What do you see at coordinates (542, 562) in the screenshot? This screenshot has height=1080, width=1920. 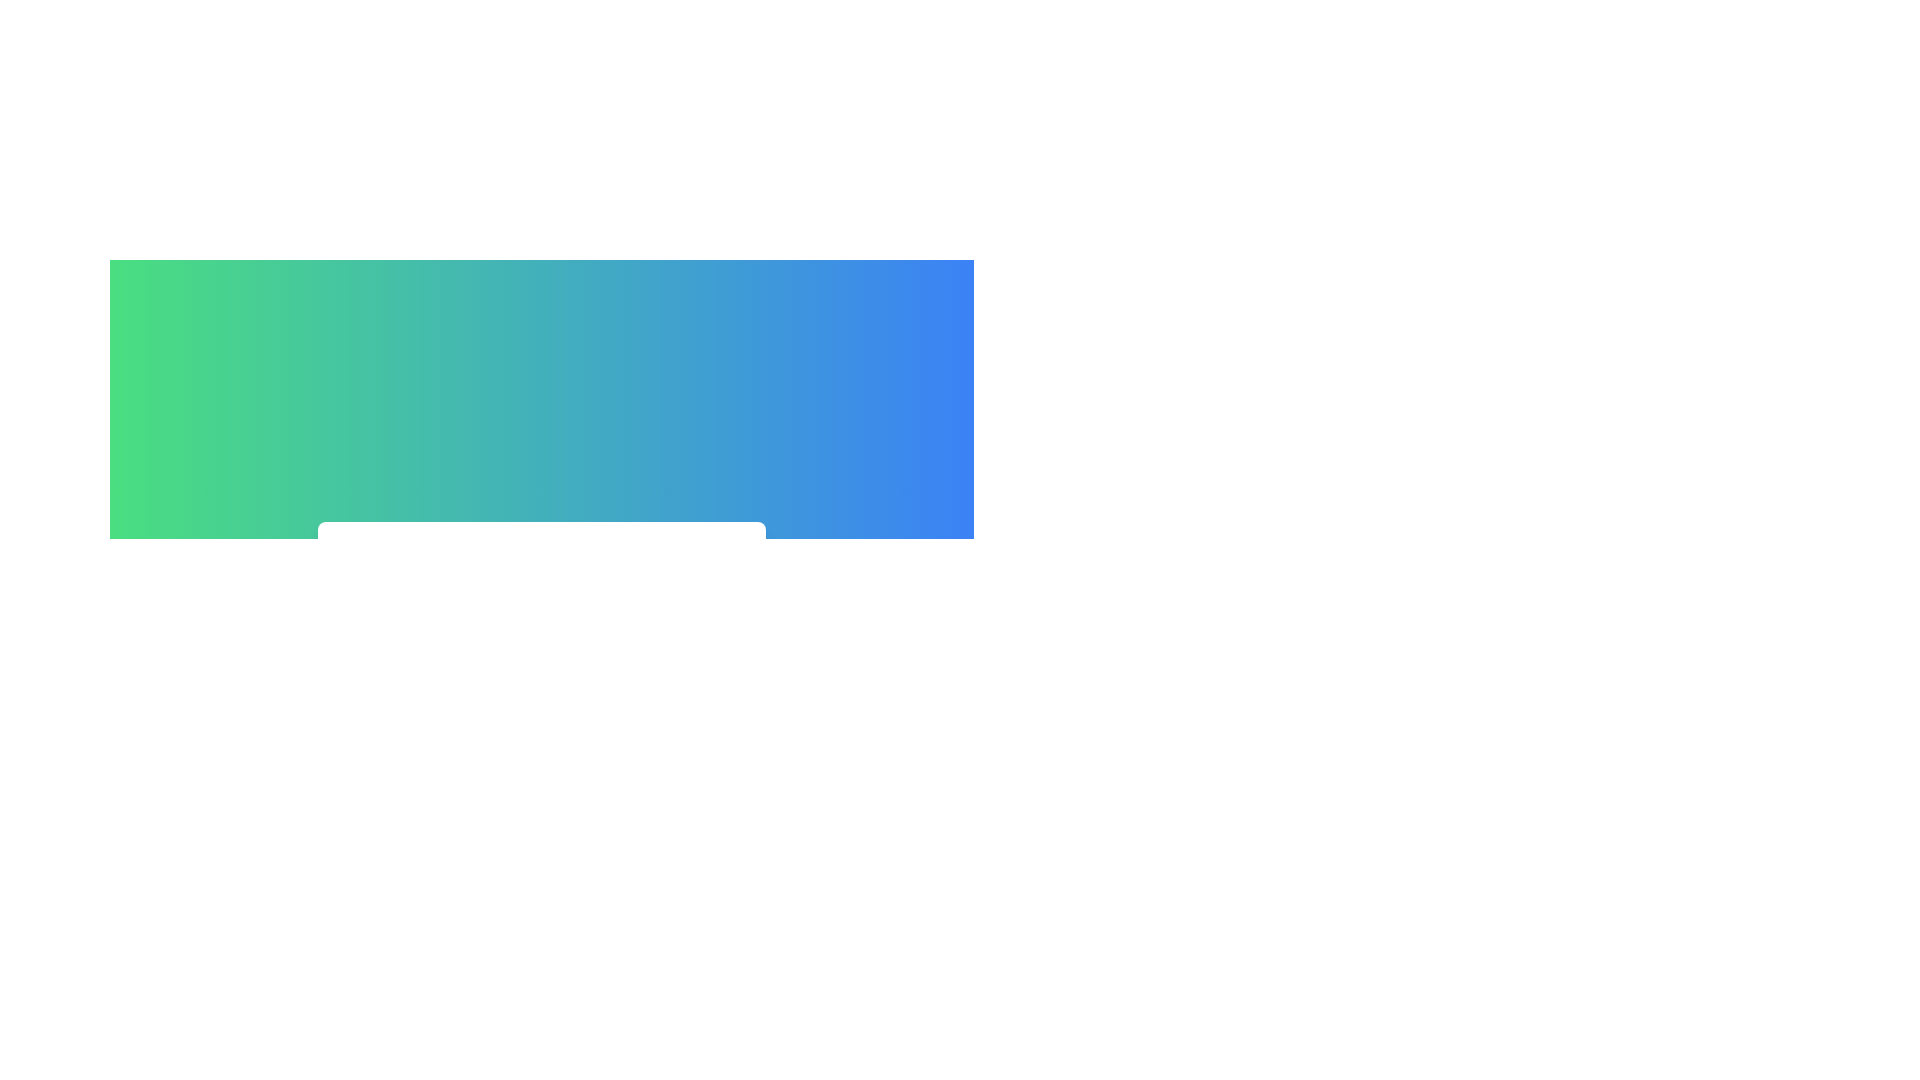 I see `the 'Close Menu' button to toggle the menu state` at bounding box center [542, 562].